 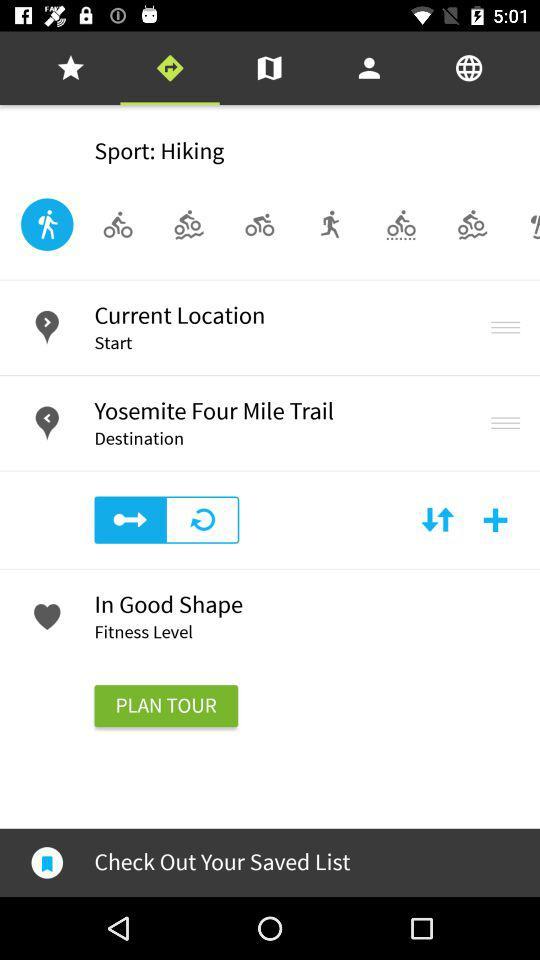 I want to click on icon above the sport: hiking icon, so click(x=69, y=68).